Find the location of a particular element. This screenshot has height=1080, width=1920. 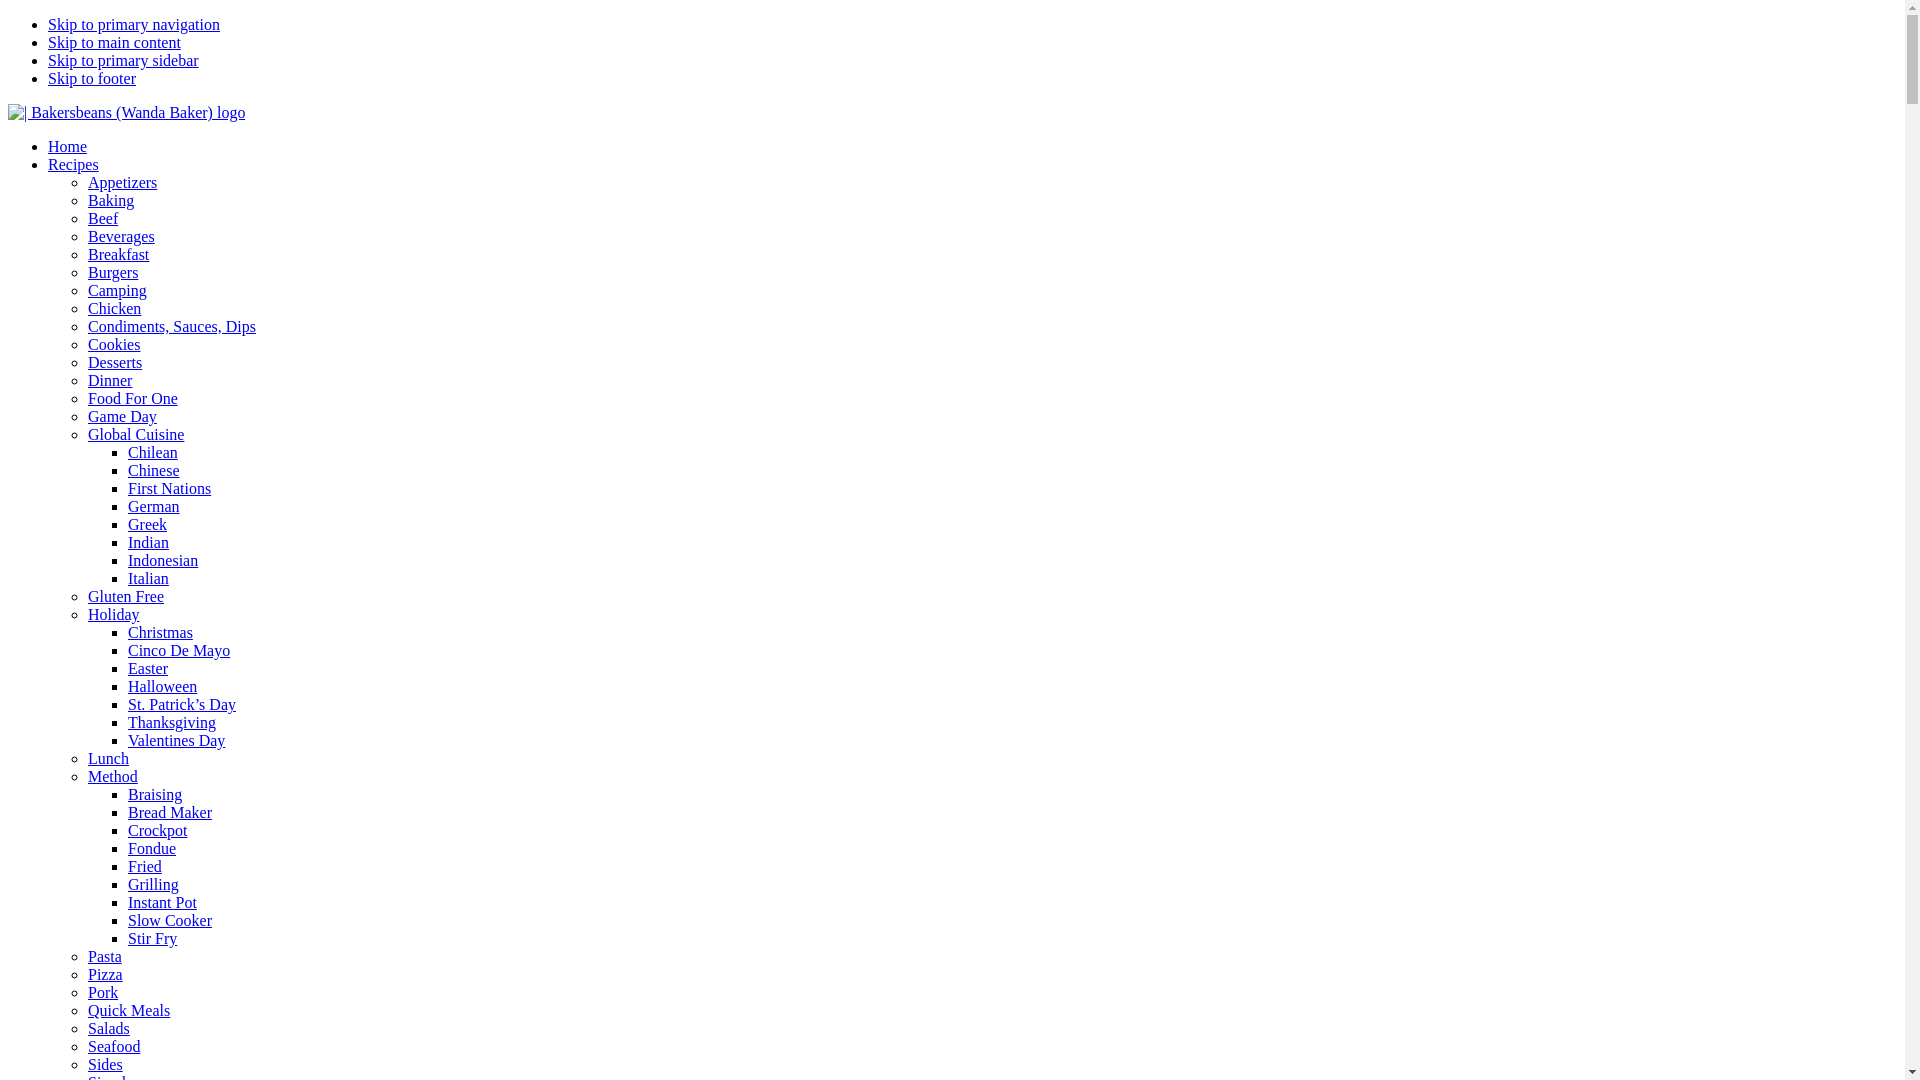

'Instant Pot' is located at coordinates (162, 902).